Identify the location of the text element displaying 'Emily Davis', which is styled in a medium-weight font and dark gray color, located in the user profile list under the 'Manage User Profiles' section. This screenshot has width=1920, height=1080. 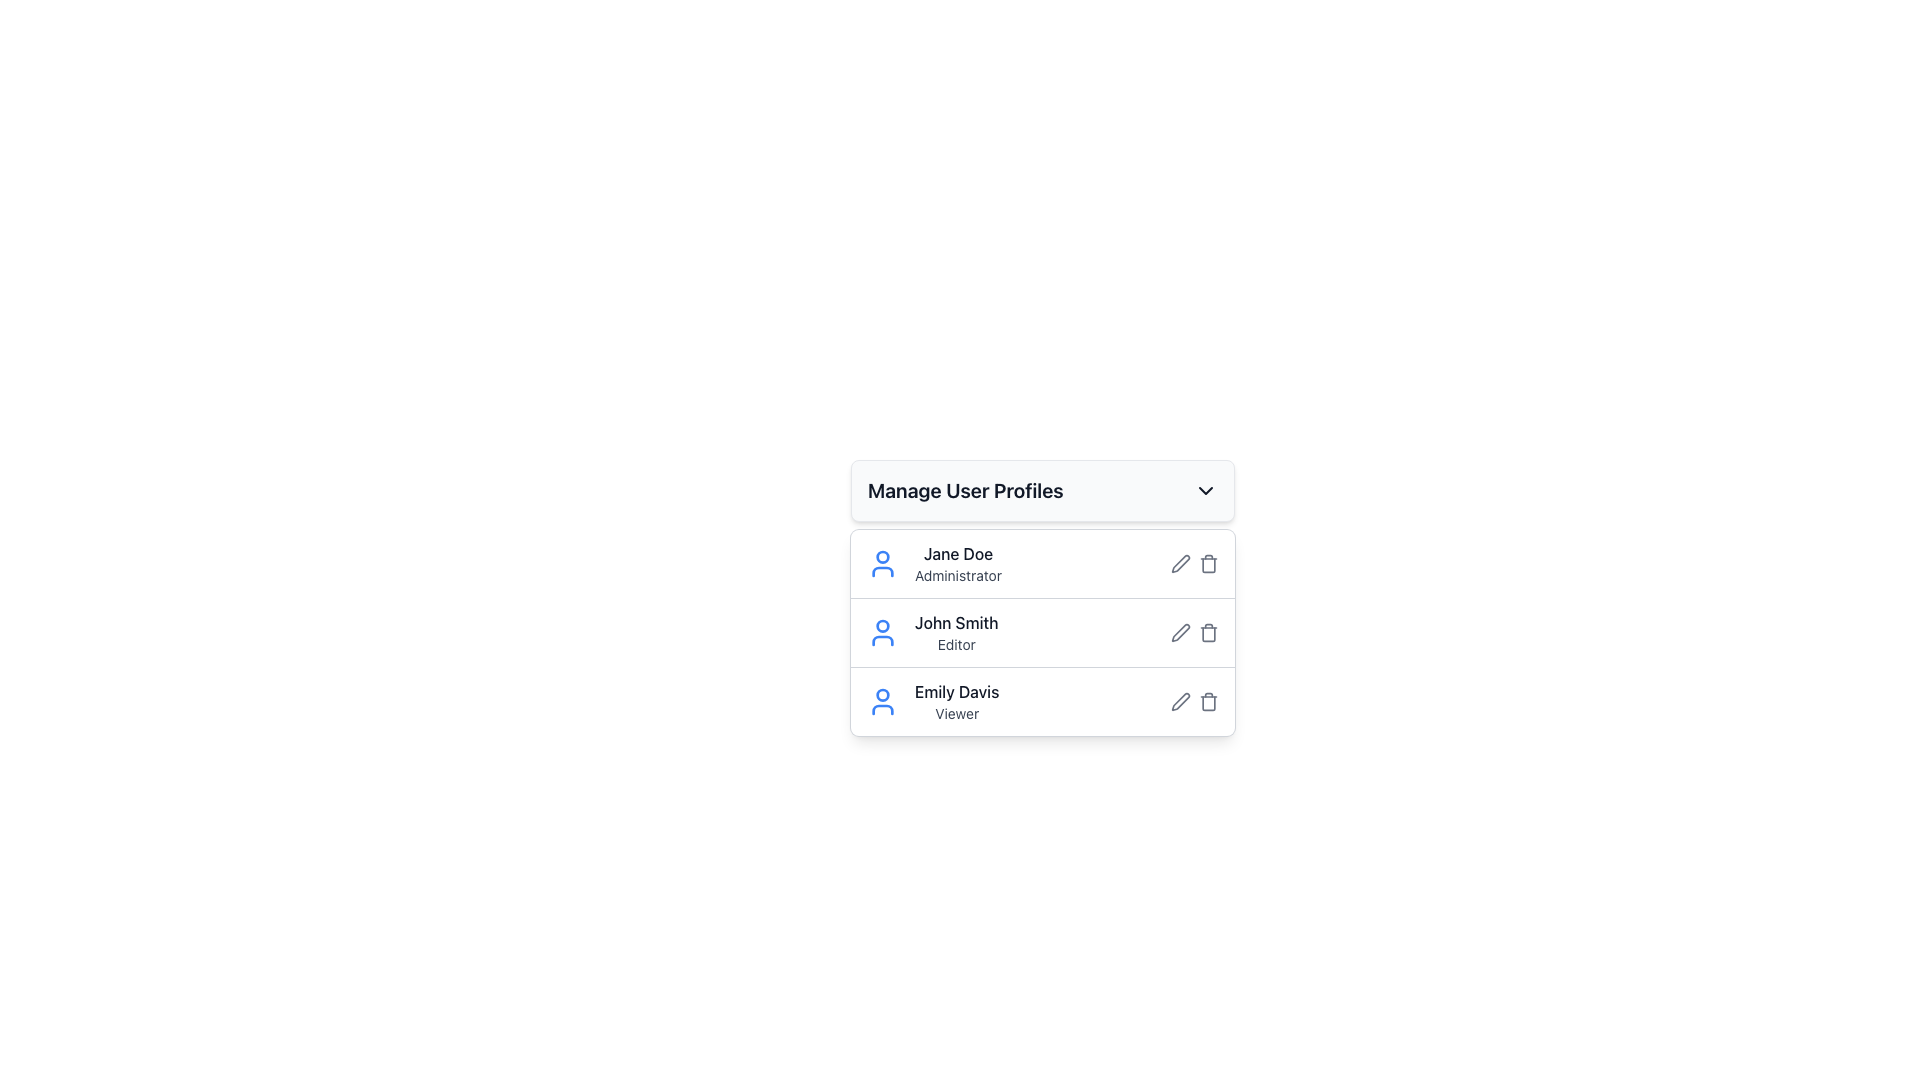
(956, 690).